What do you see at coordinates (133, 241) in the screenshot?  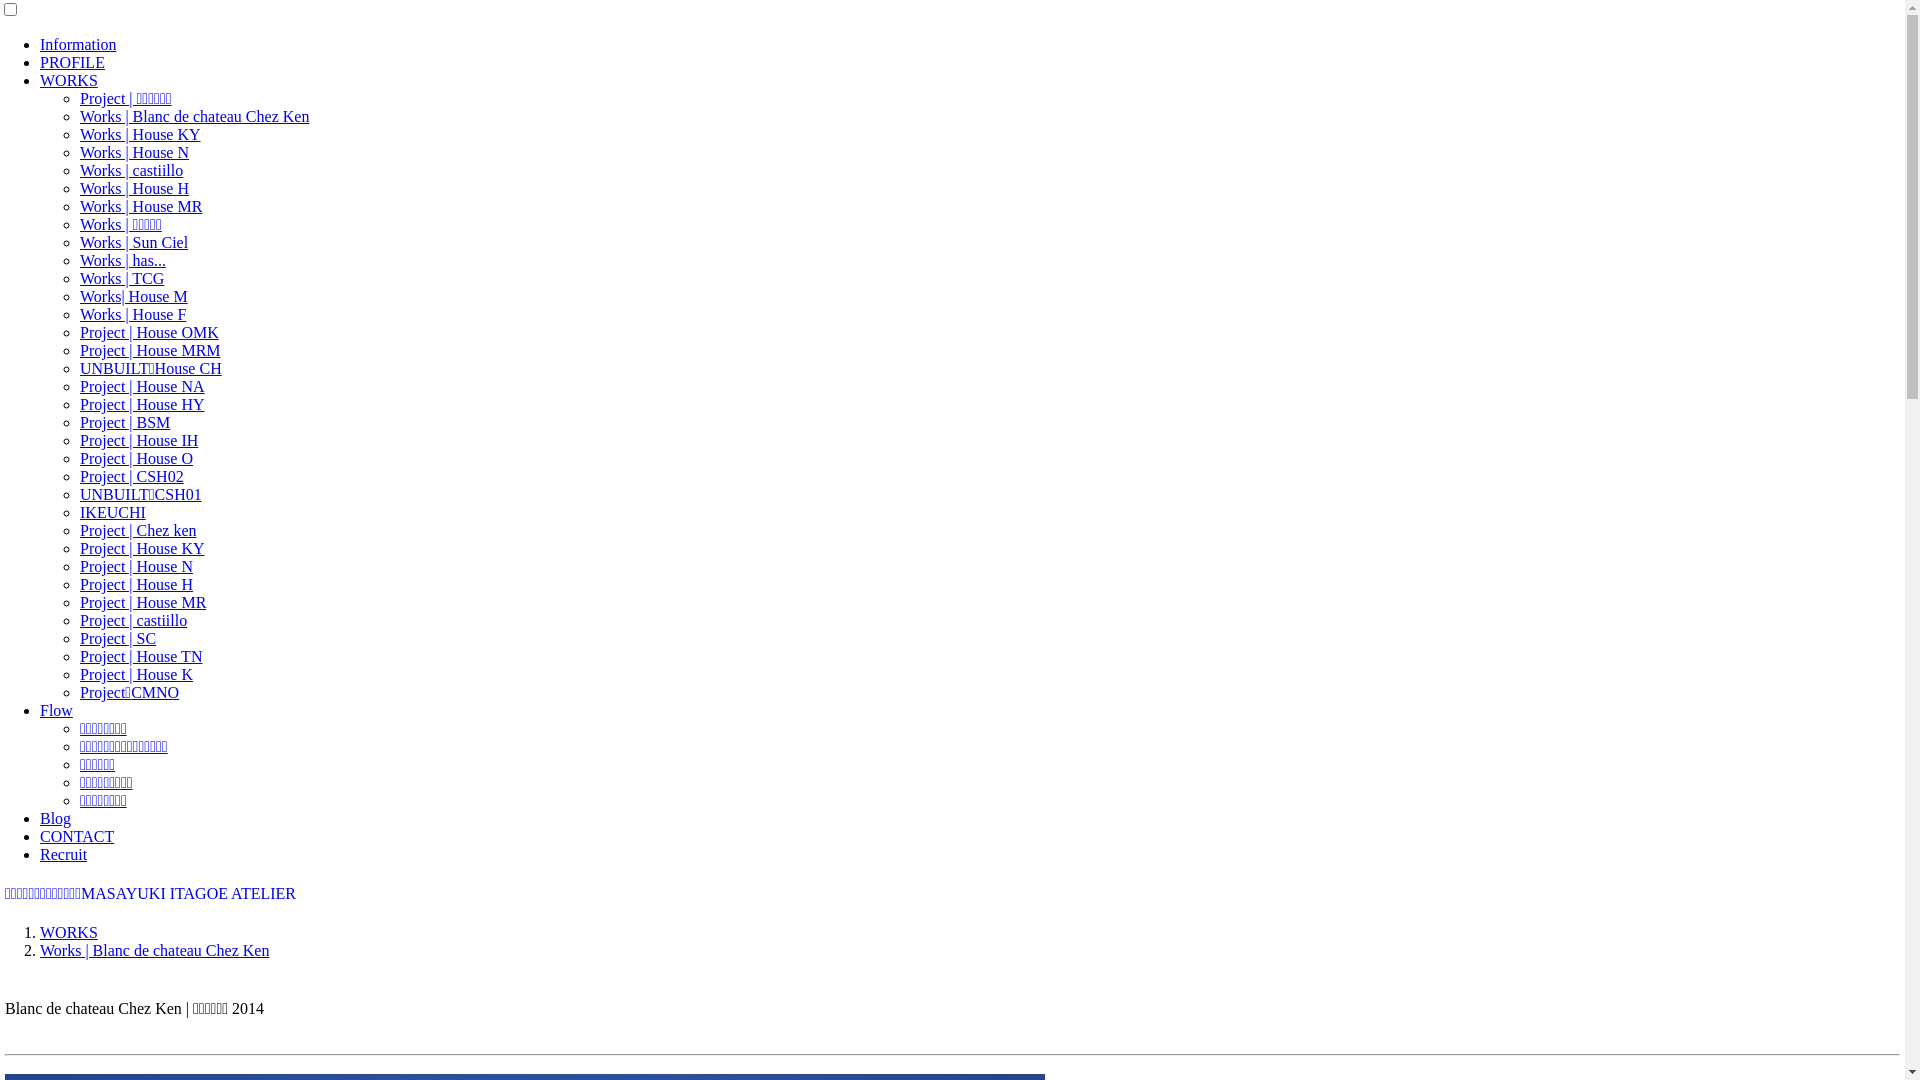 I see `'Works | Sun Ciel'` at bounding box center [133, 241].